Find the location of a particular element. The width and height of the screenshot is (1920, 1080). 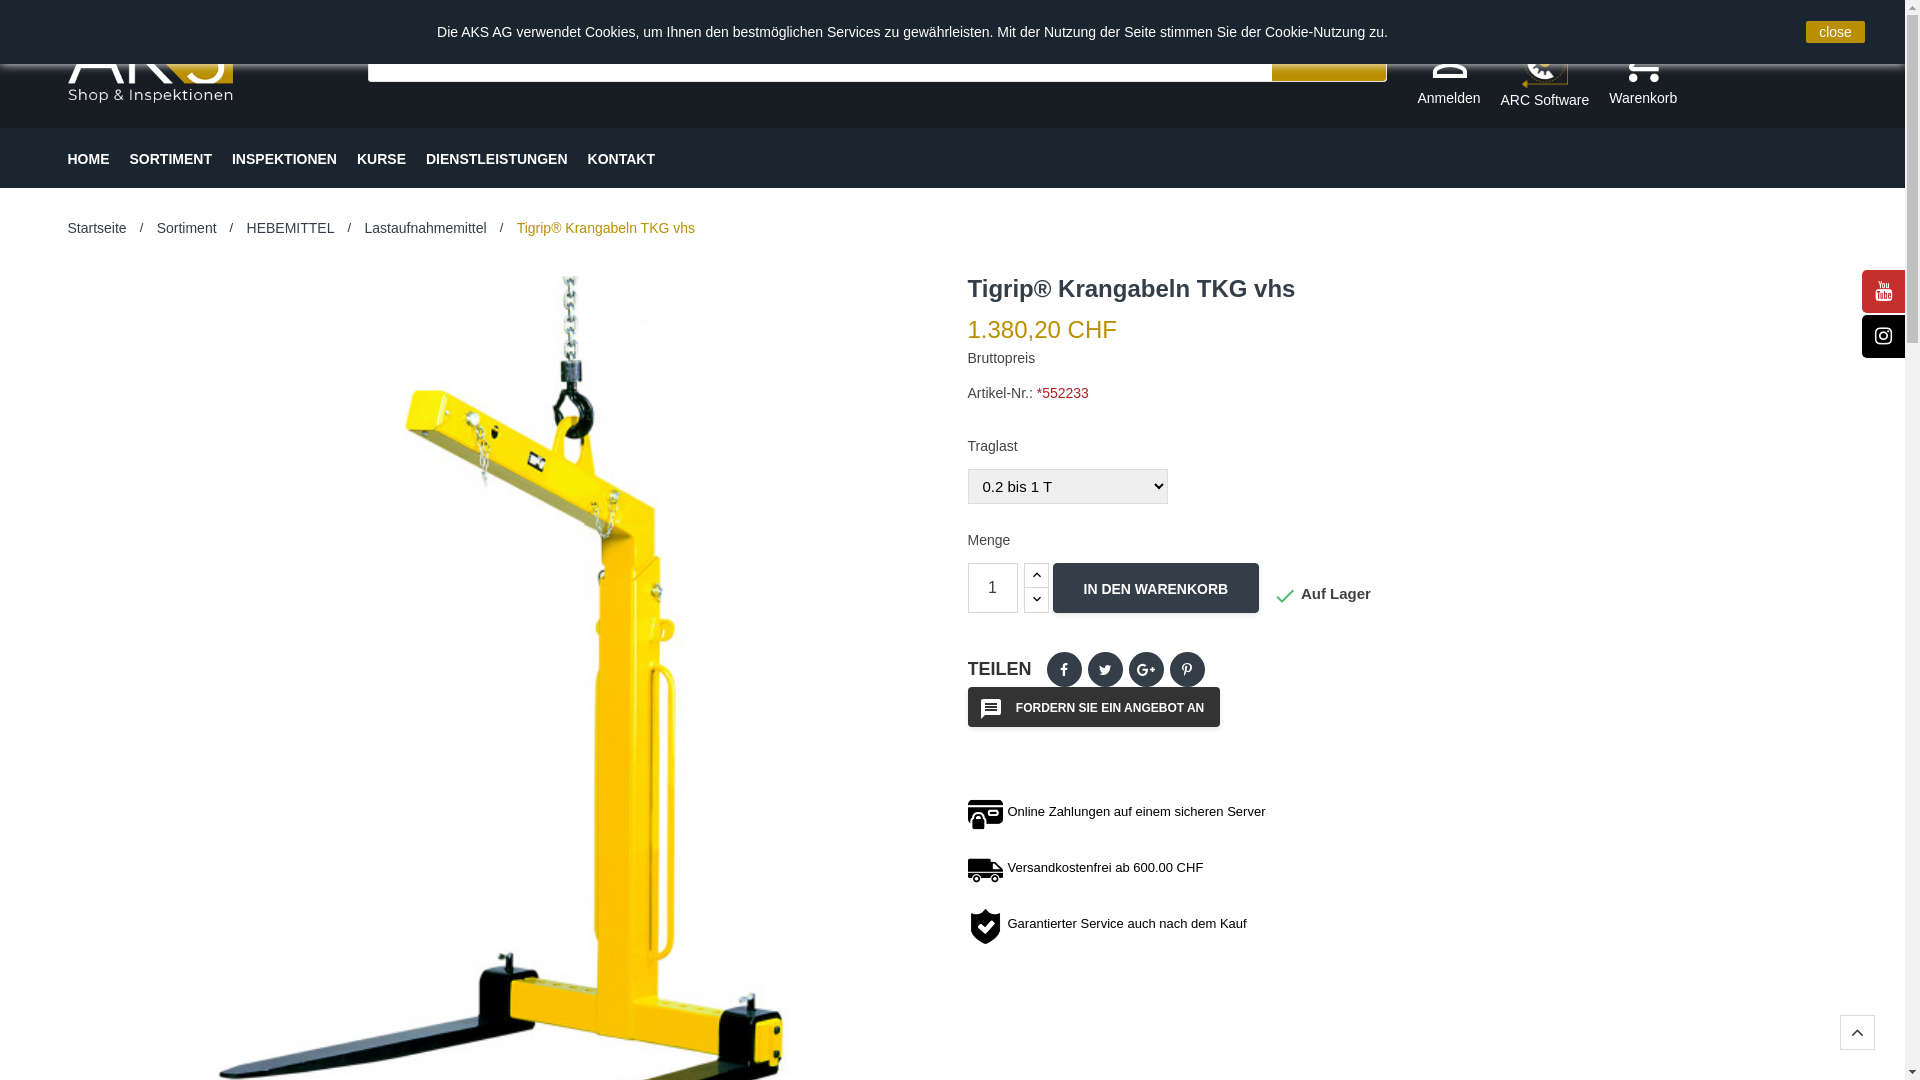

'HEBEMITTEL' is located at coordinates (245, 226).